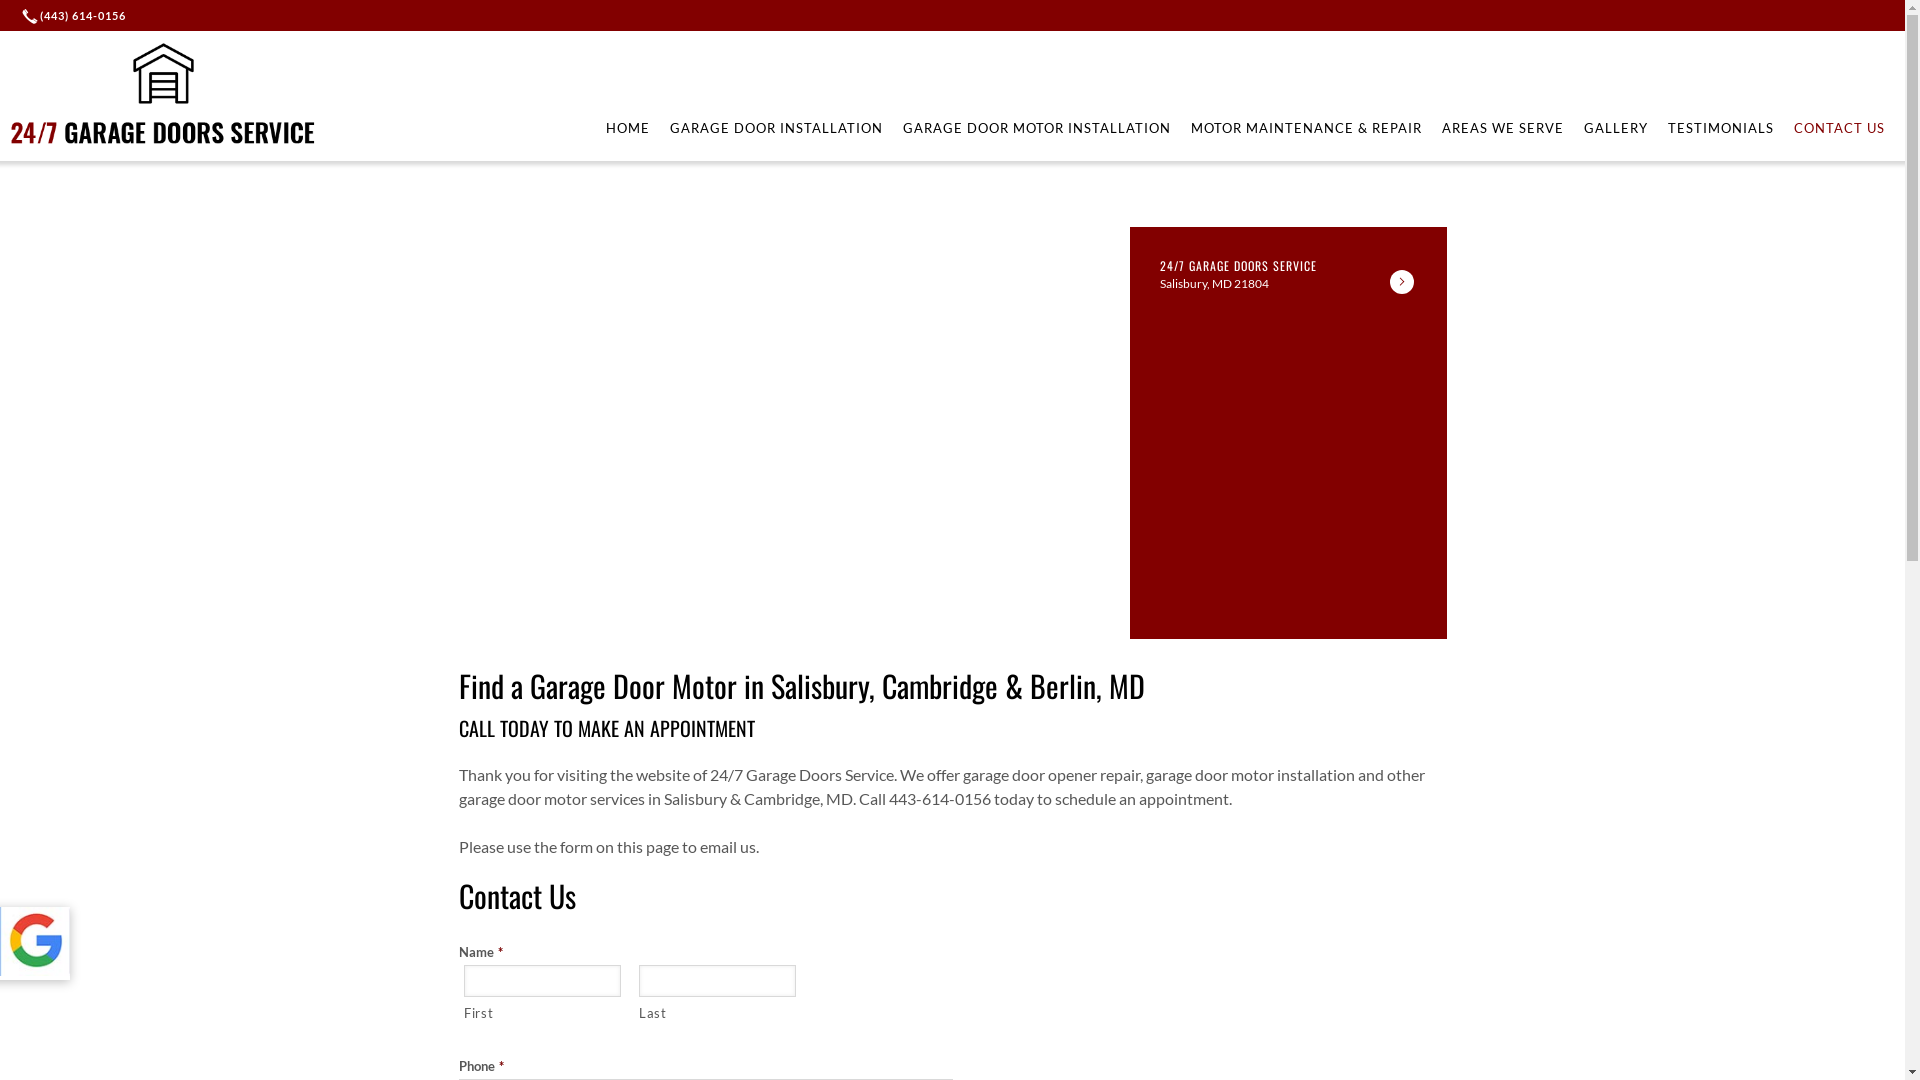 The image size is (1920, 1080). I want to click on 'AREAS WE SERVE', so click(1502, 127).